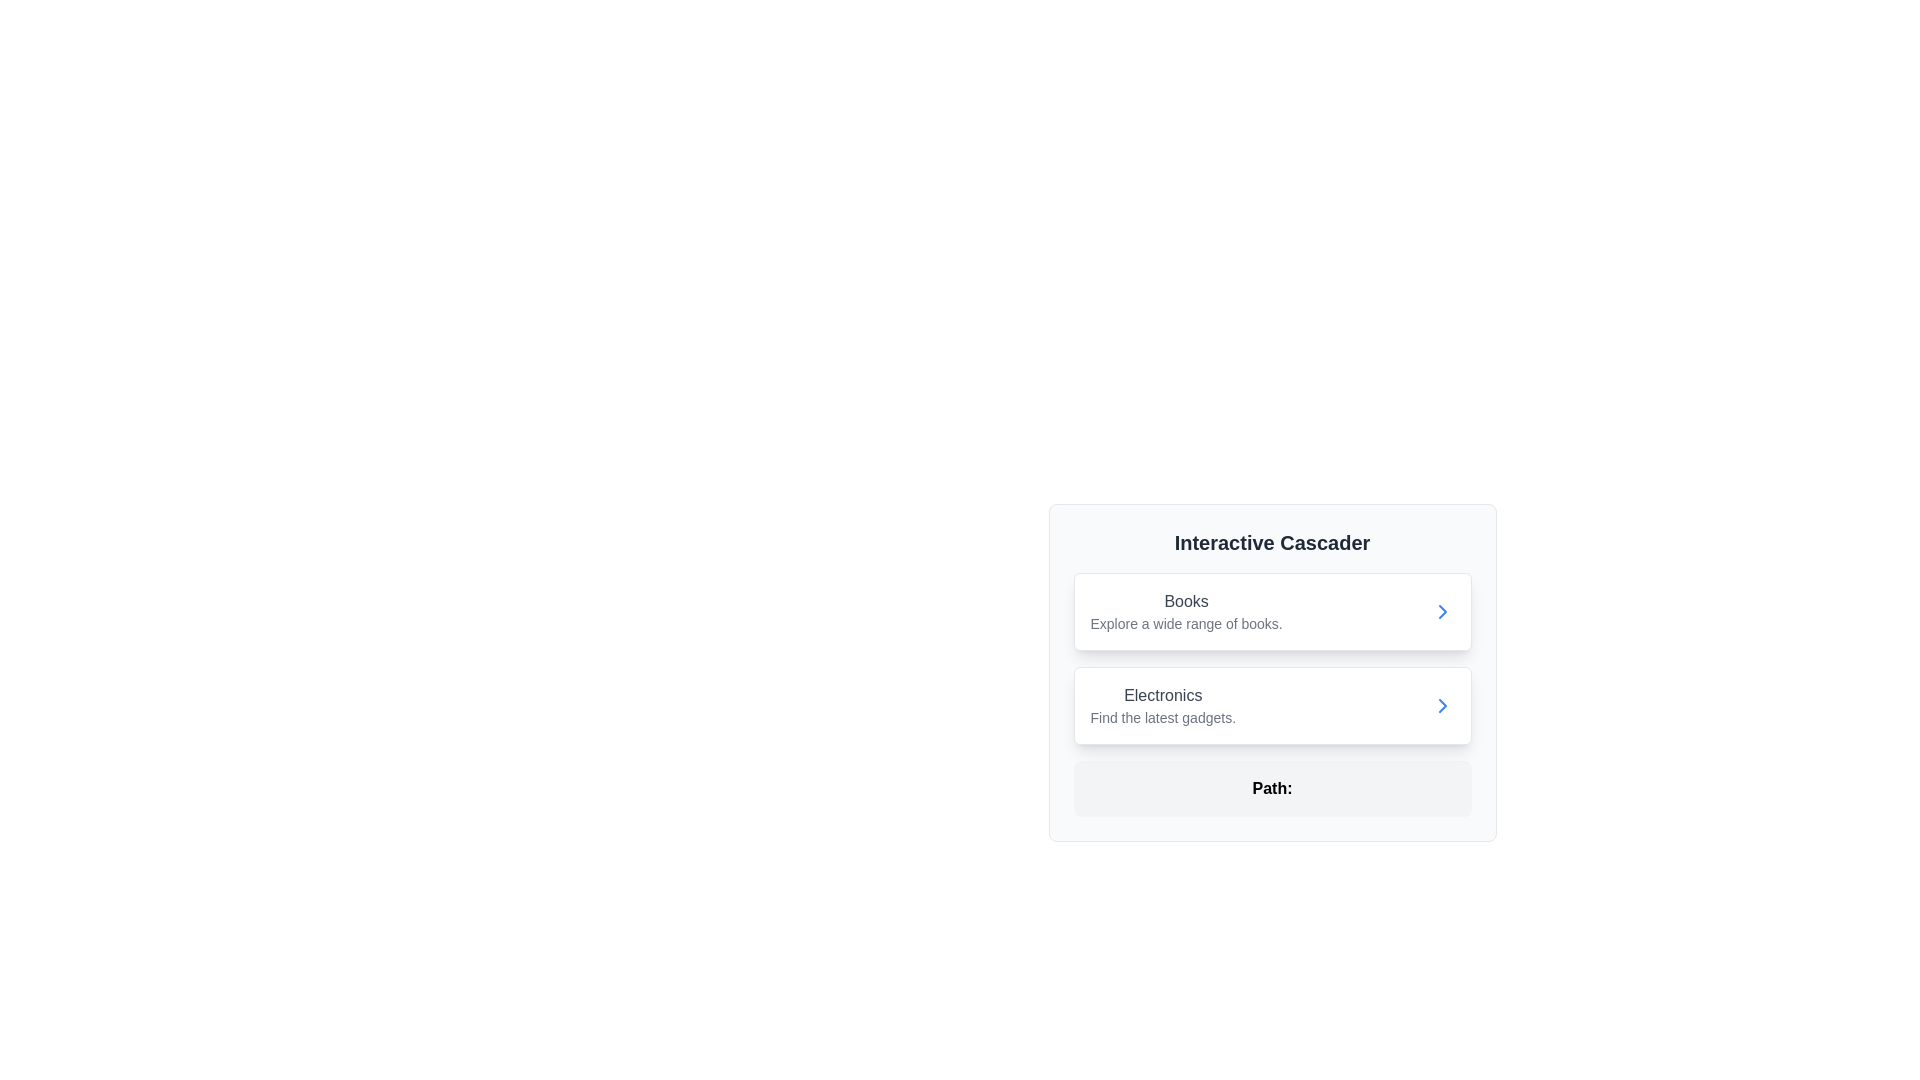 This screenshot has height=1080, width=1920. I want to click on the second item in the vertical list, which is a clickable card for electronics and gadgets, so click(1271, 704).